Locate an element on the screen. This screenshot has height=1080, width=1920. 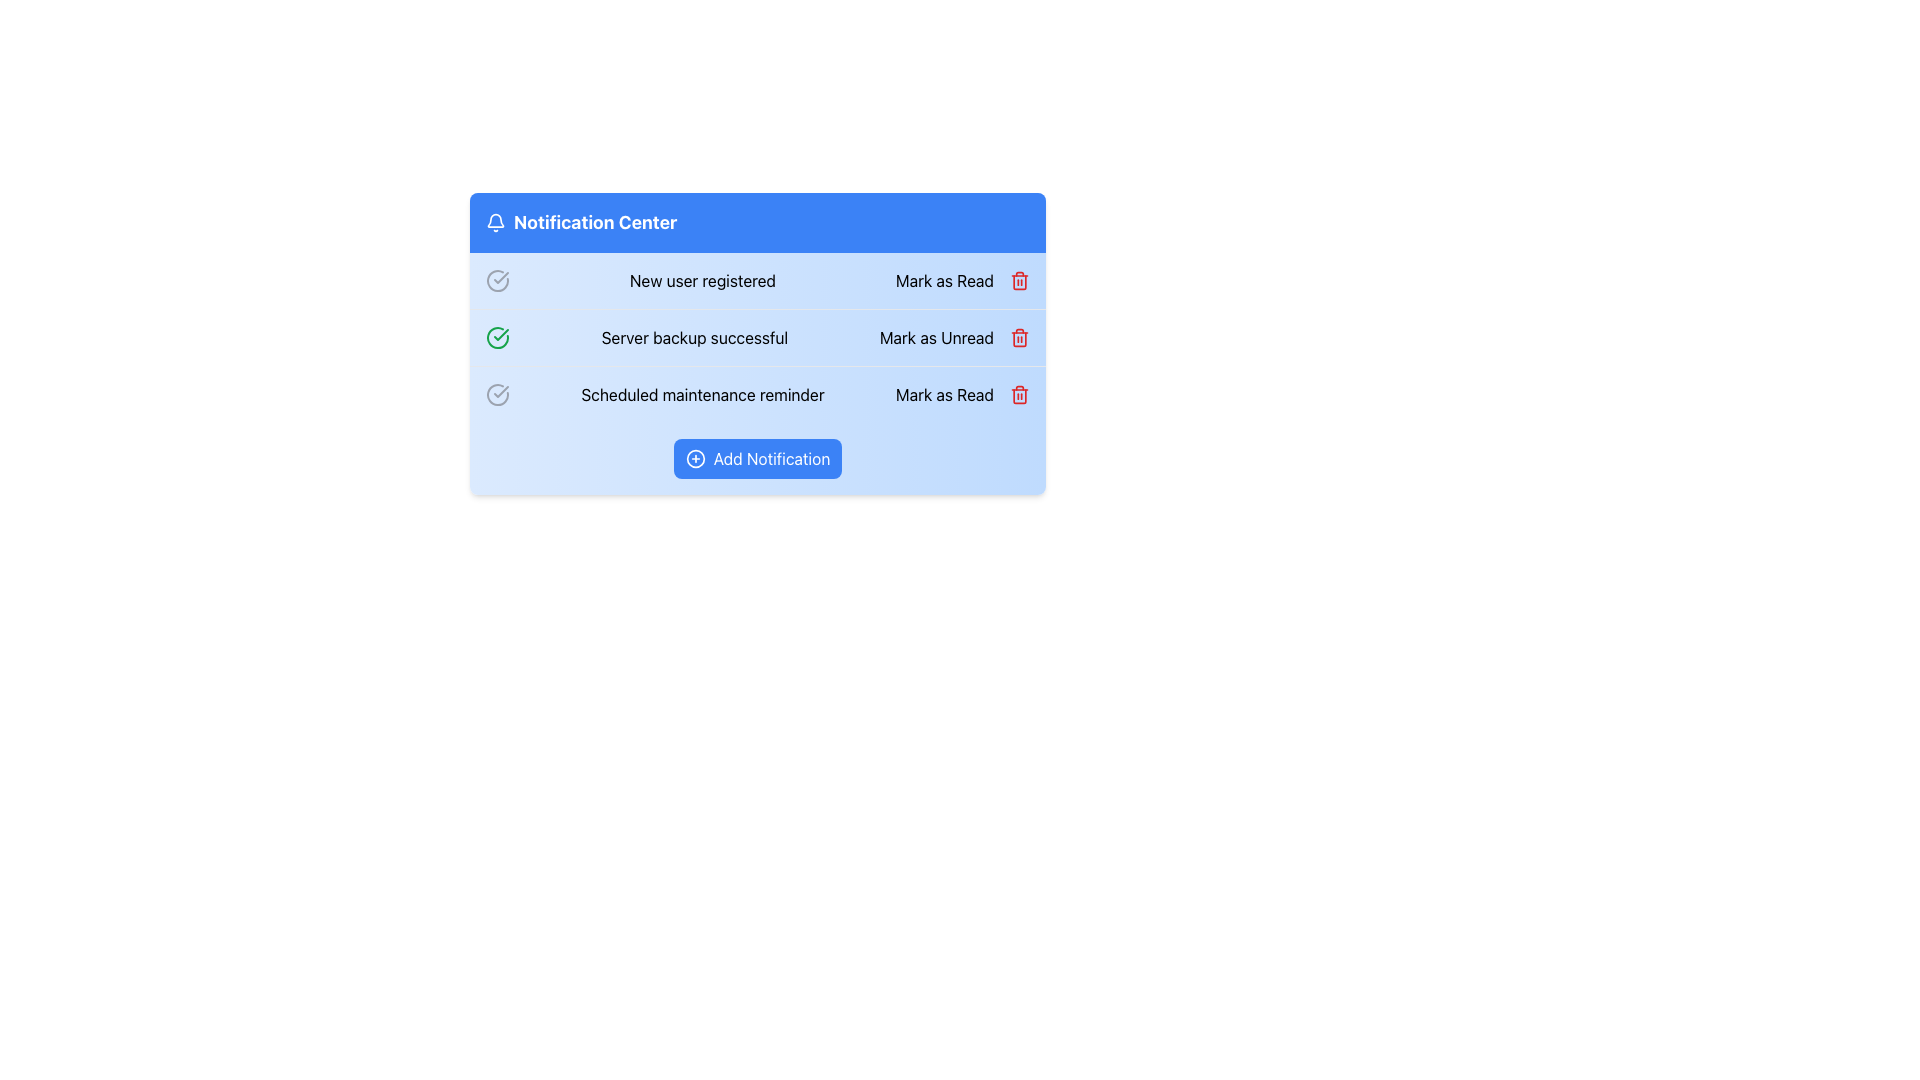
the delete button located to the far right of the notification row titled 'New user registered' is located at coordinates (1019, 281).